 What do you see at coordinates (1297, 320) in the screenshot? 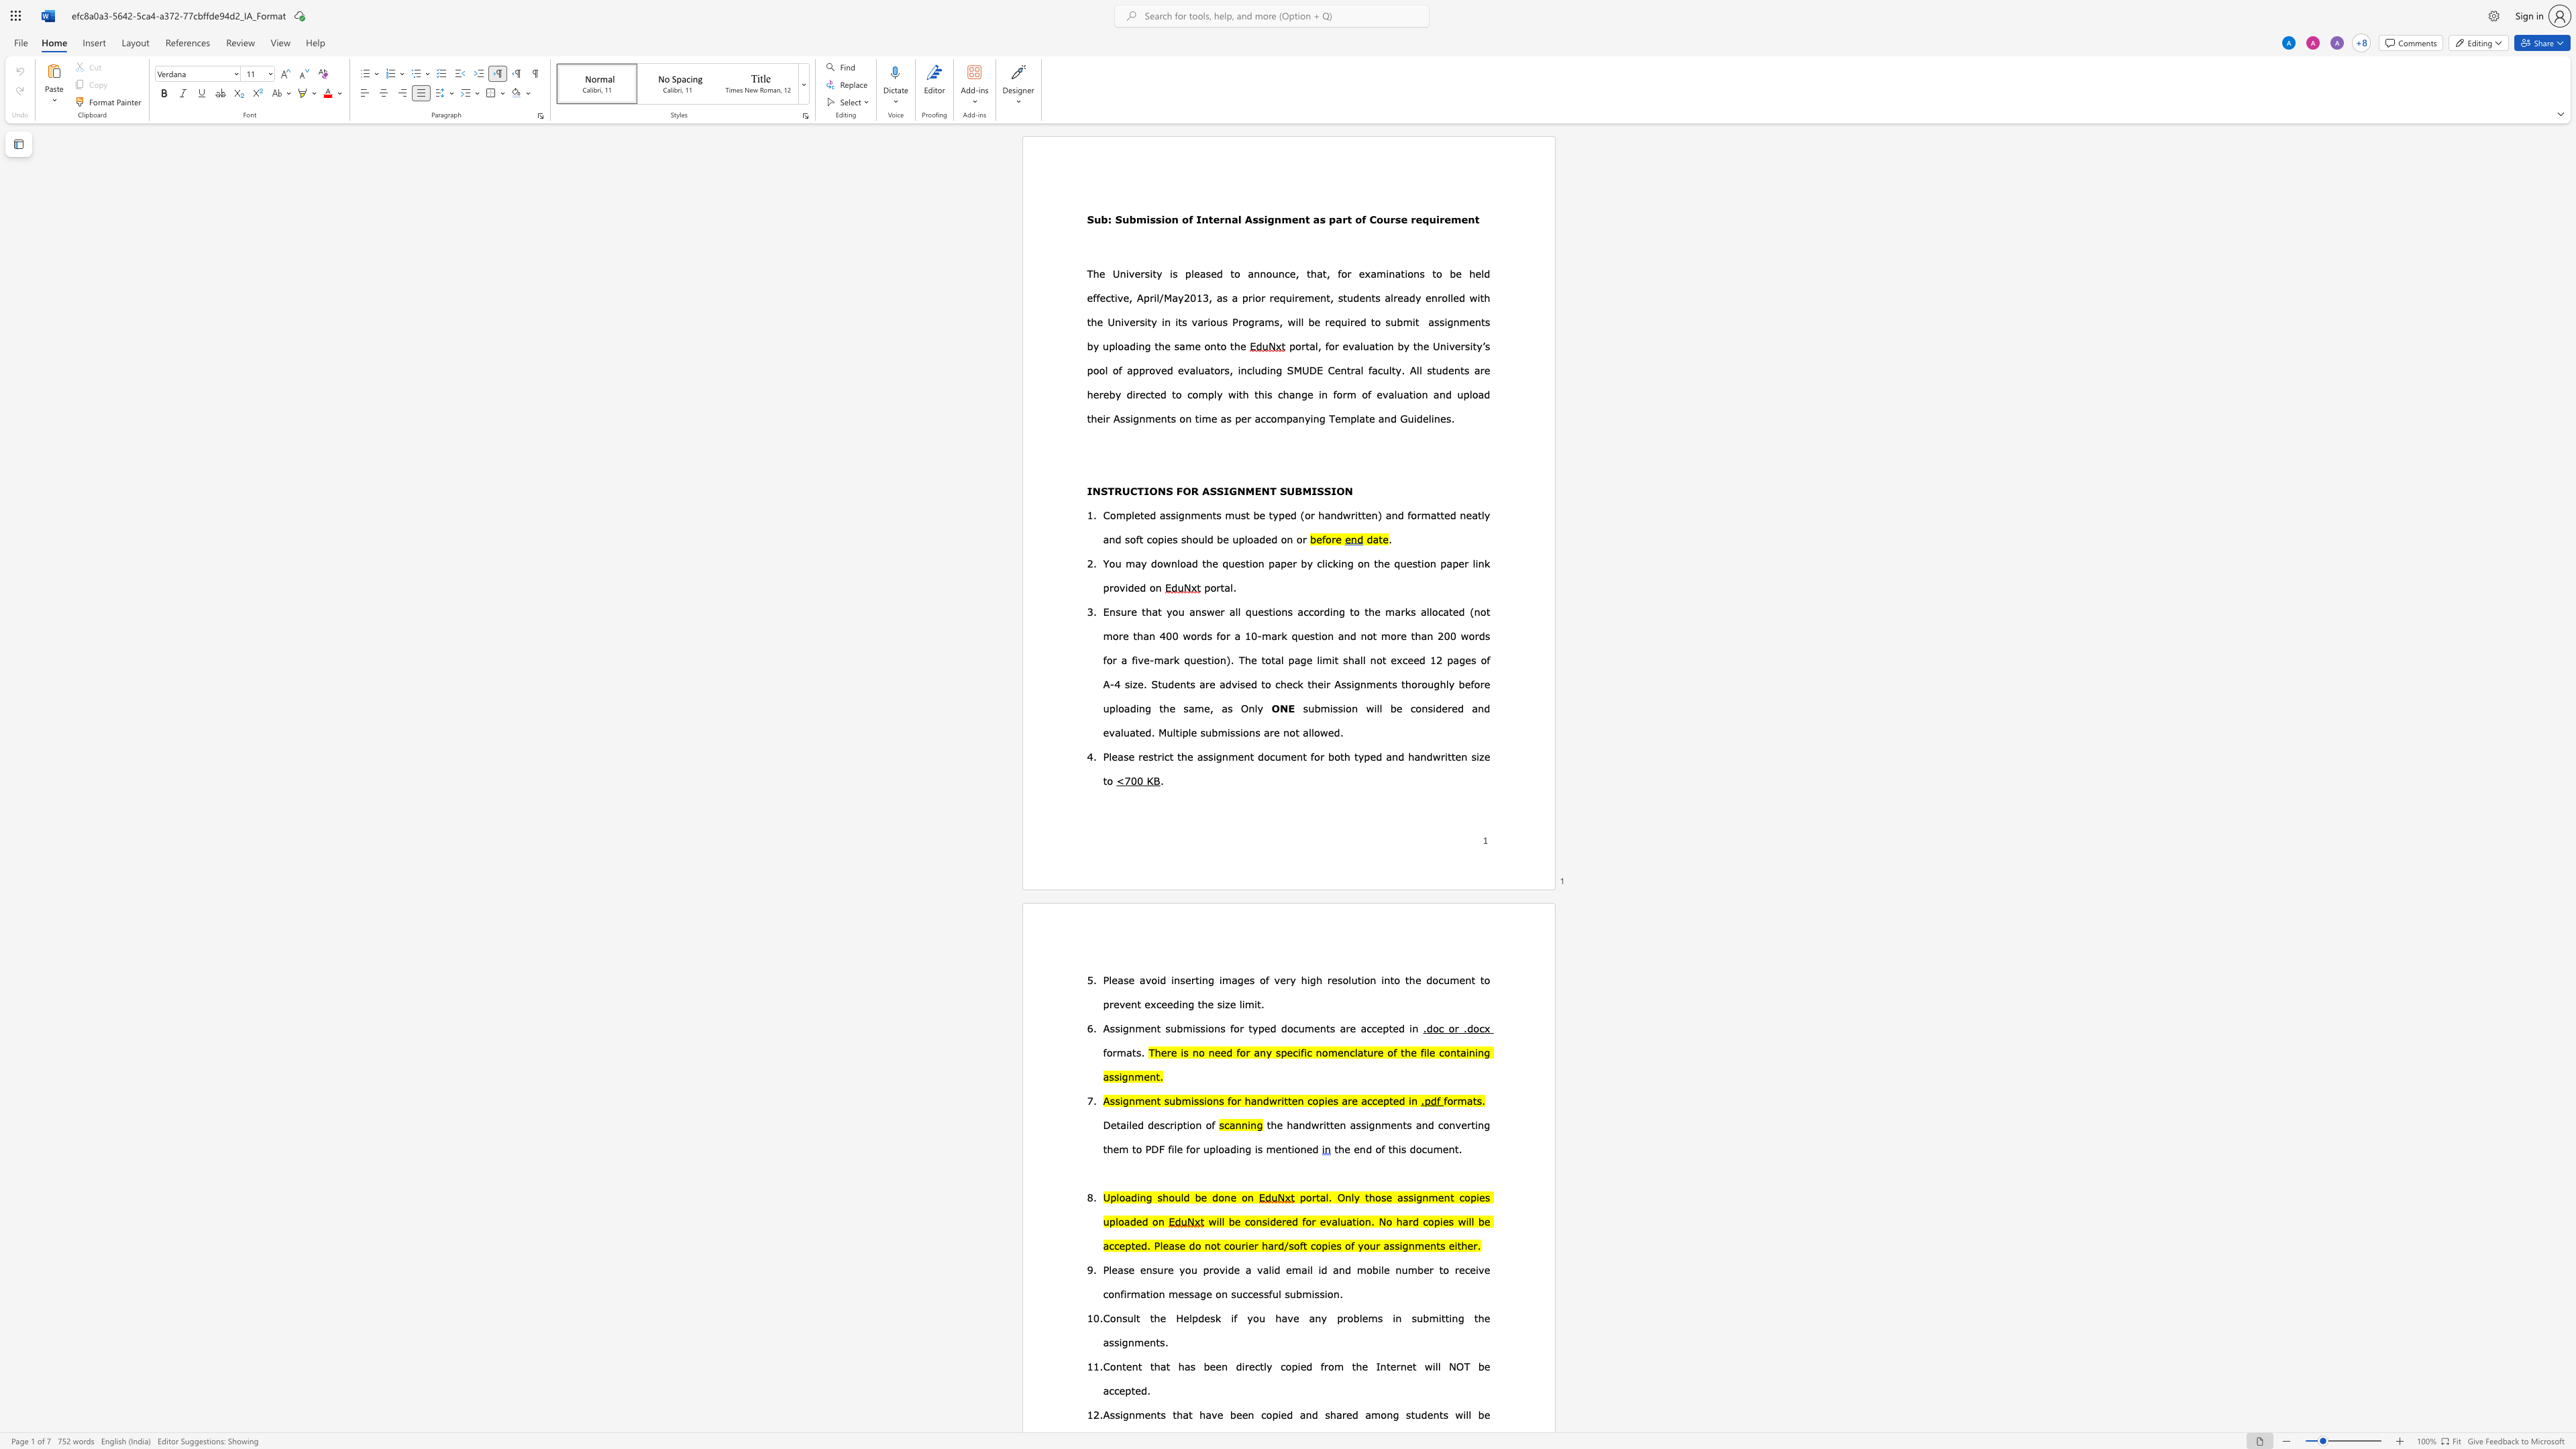
I see `the space between the continuous character "i" and "l" in the text` at bounding box center [1297, 320].